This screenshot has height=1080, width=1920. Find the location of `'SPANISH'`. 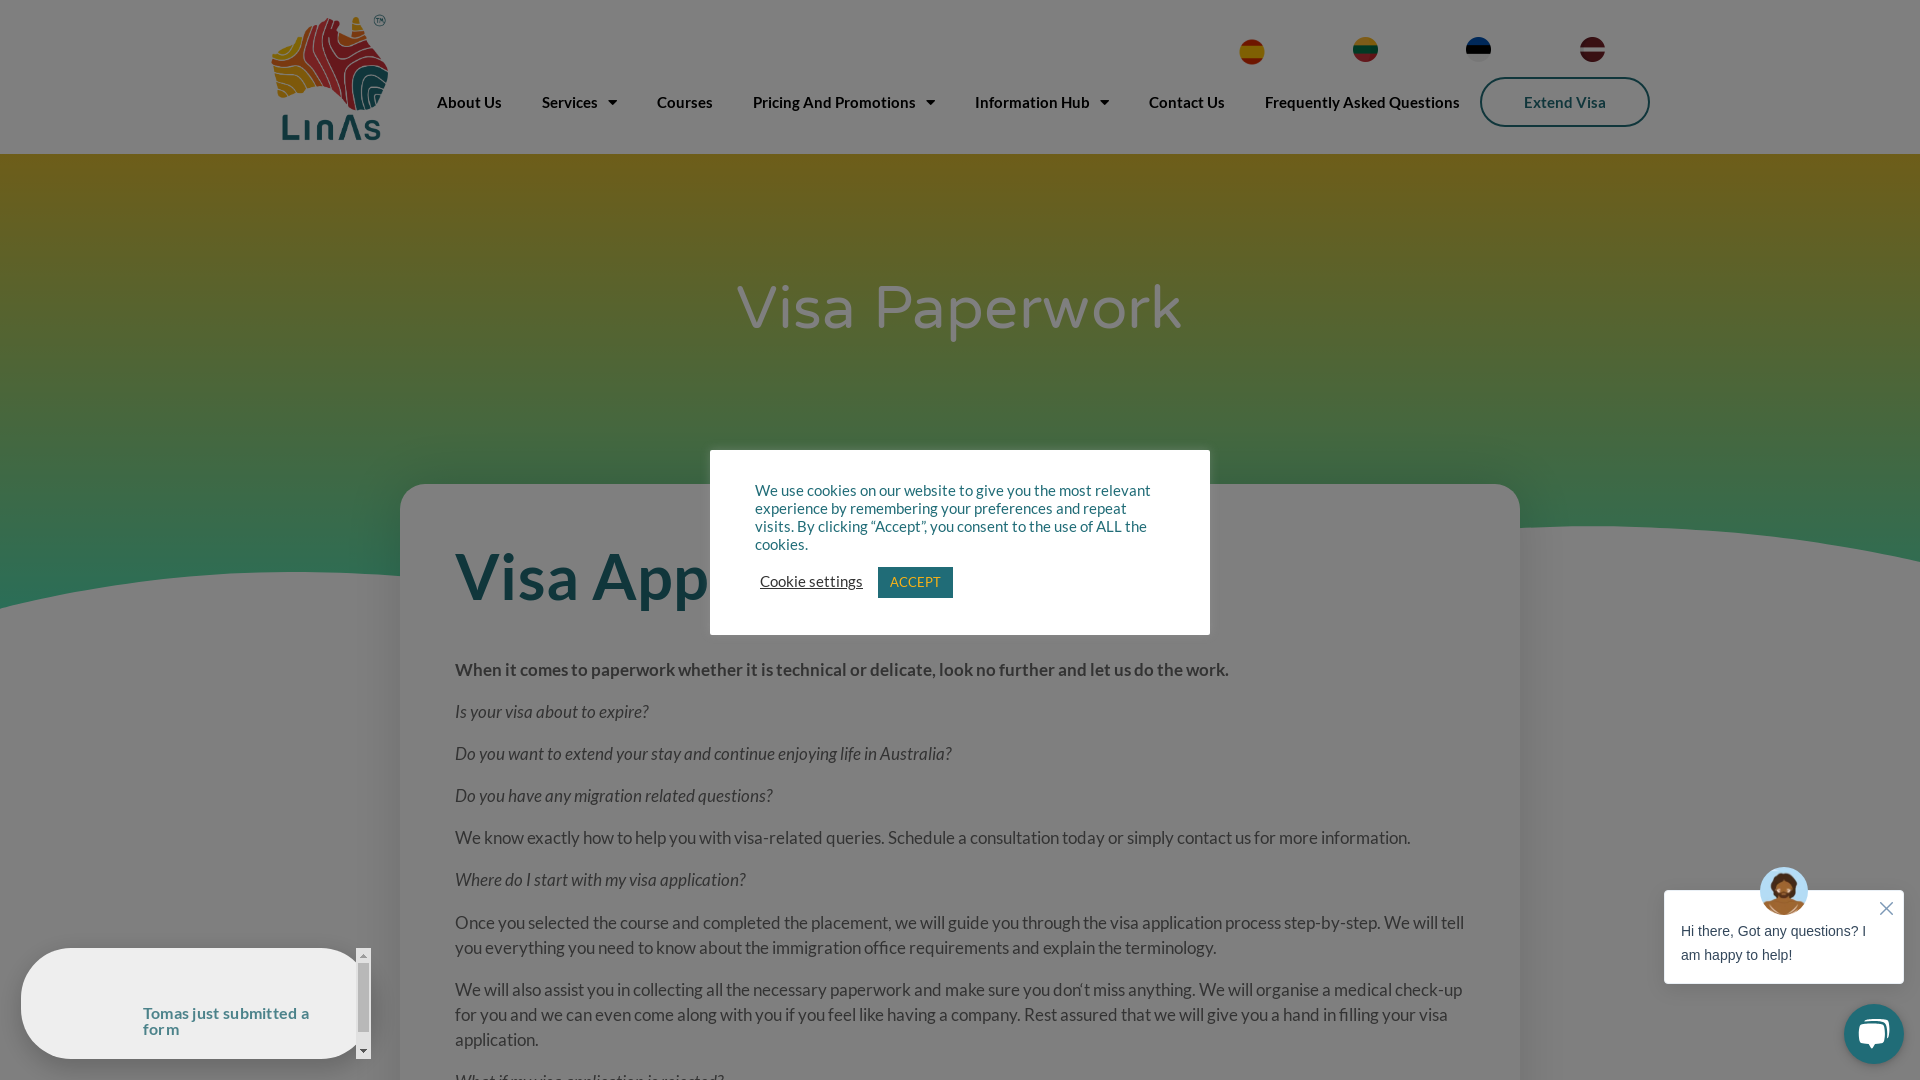

'SPANISH' is located at coordinates (1251, 50).